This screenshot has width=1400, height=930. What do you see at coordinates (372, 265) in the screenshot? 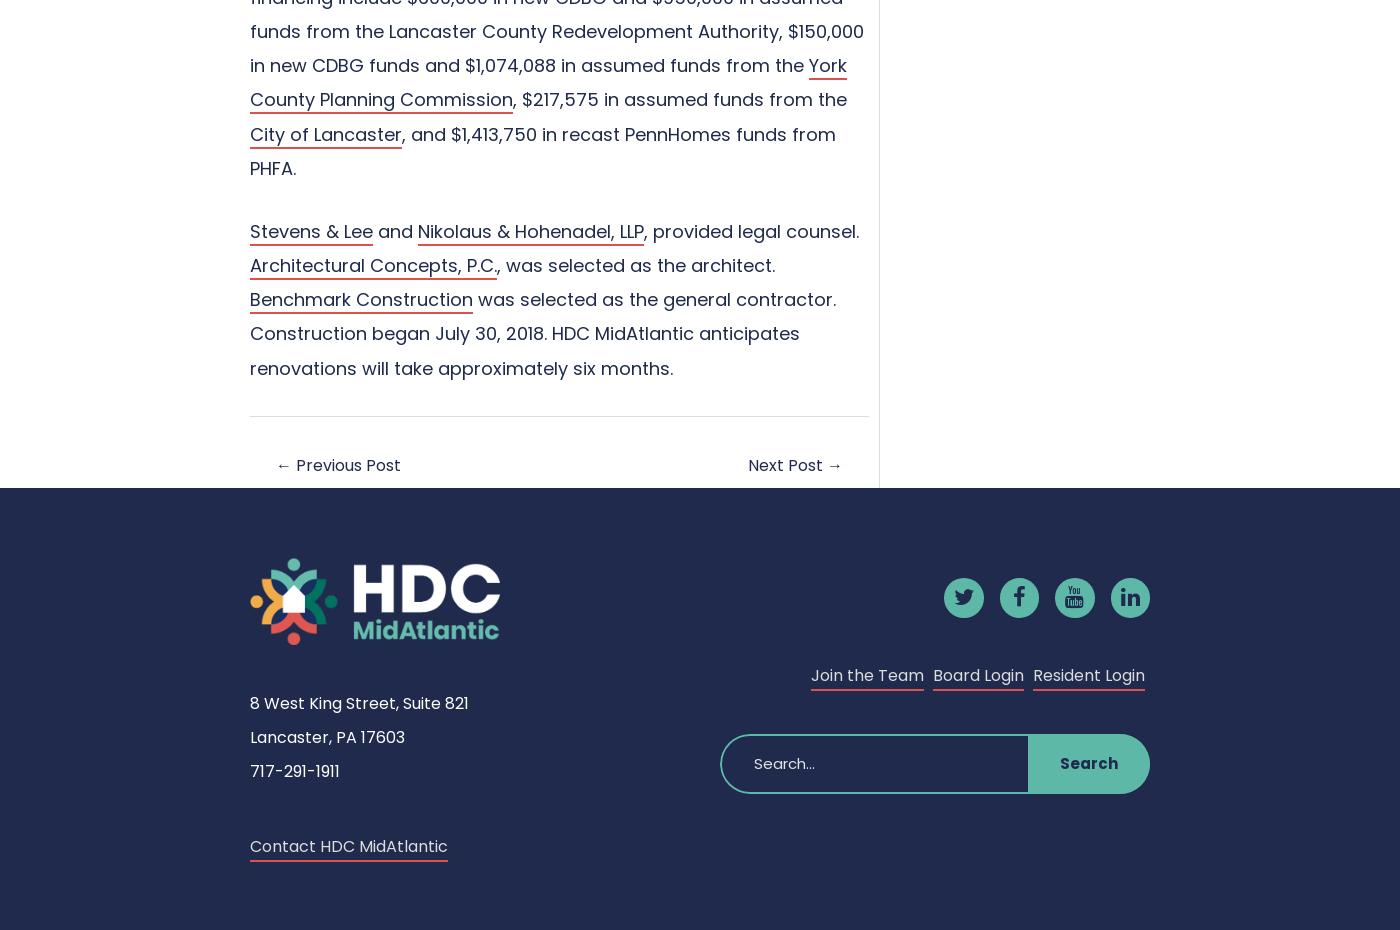
I see `'Architectural Concepts, P.C.'` at bounding box center [372, 265].